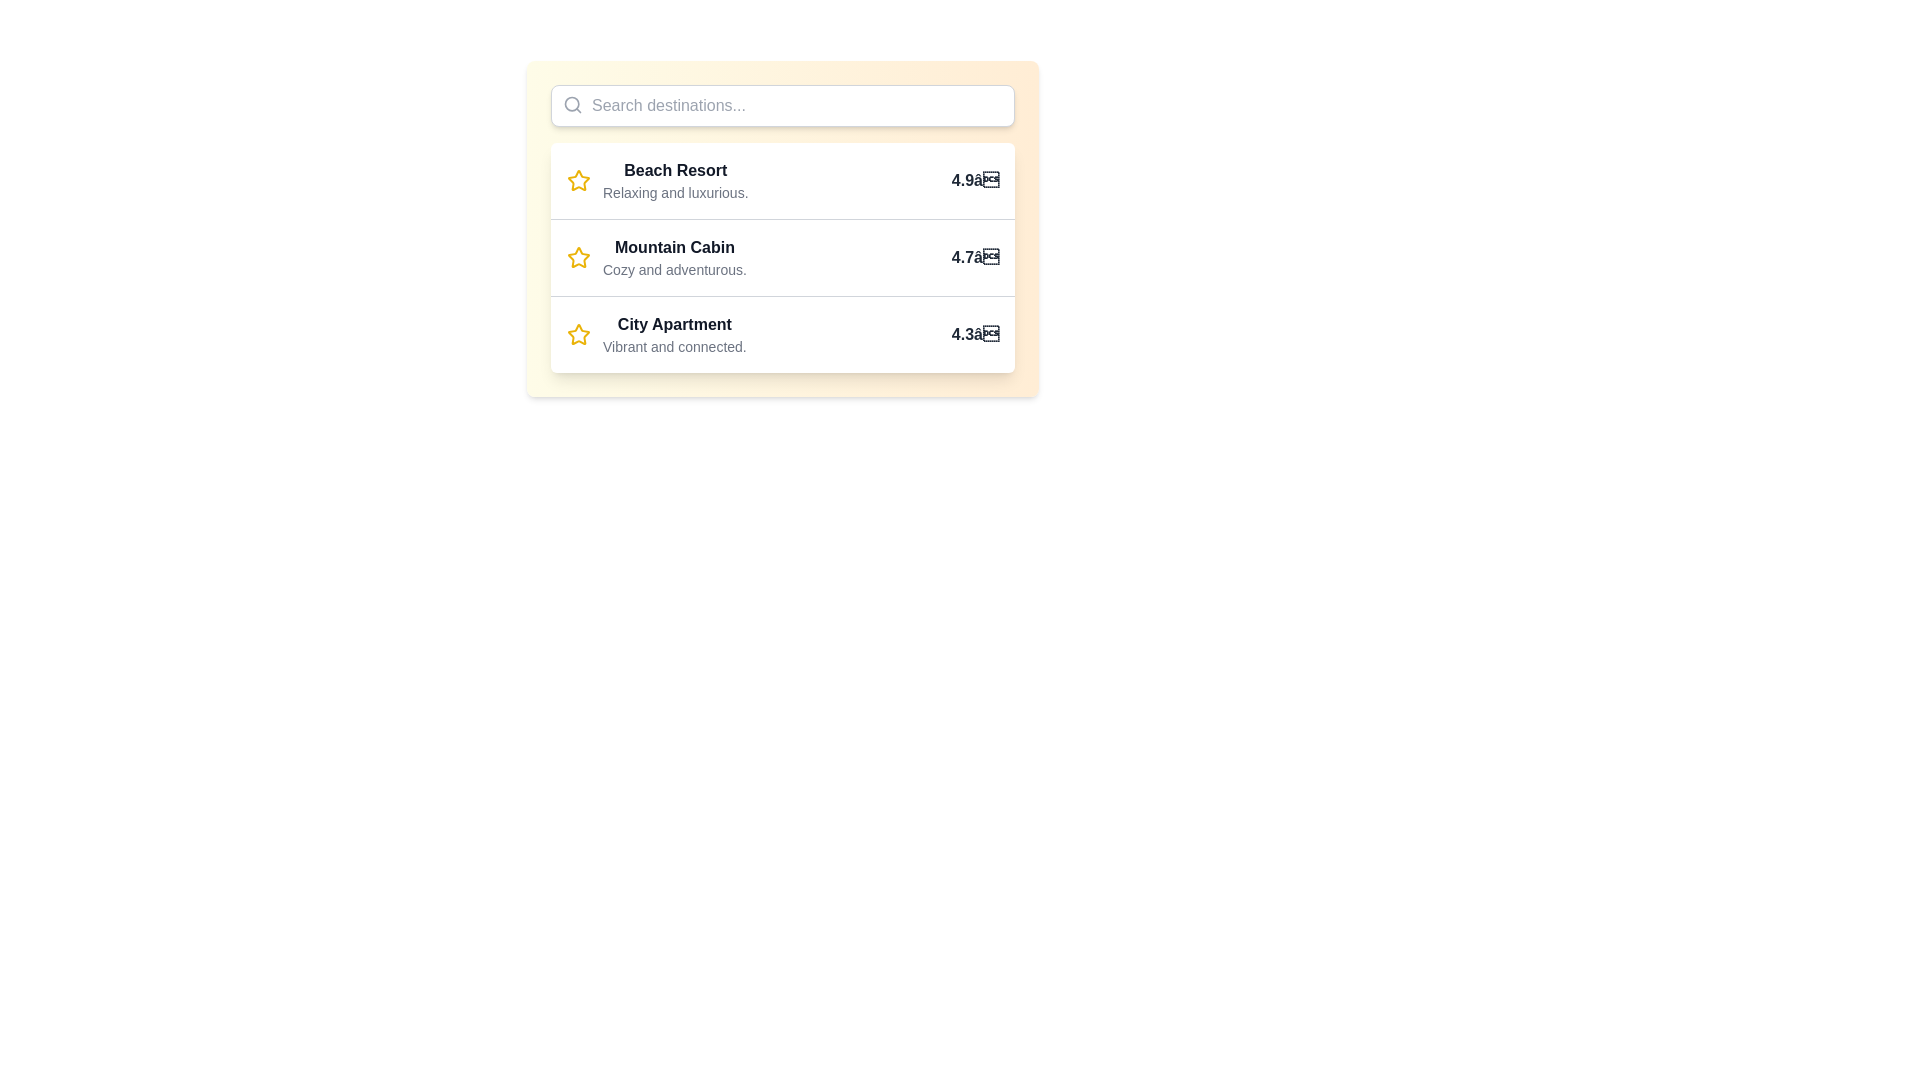 This screenshot has width=1920, height=1080. What do you see at coordinates (578, 333) in the screenshot?
I see `the star-shaped icon with a yellow outline located next to the title 'City Apartment' in the third list item card for an interaction` at bounding box center [578, 333].